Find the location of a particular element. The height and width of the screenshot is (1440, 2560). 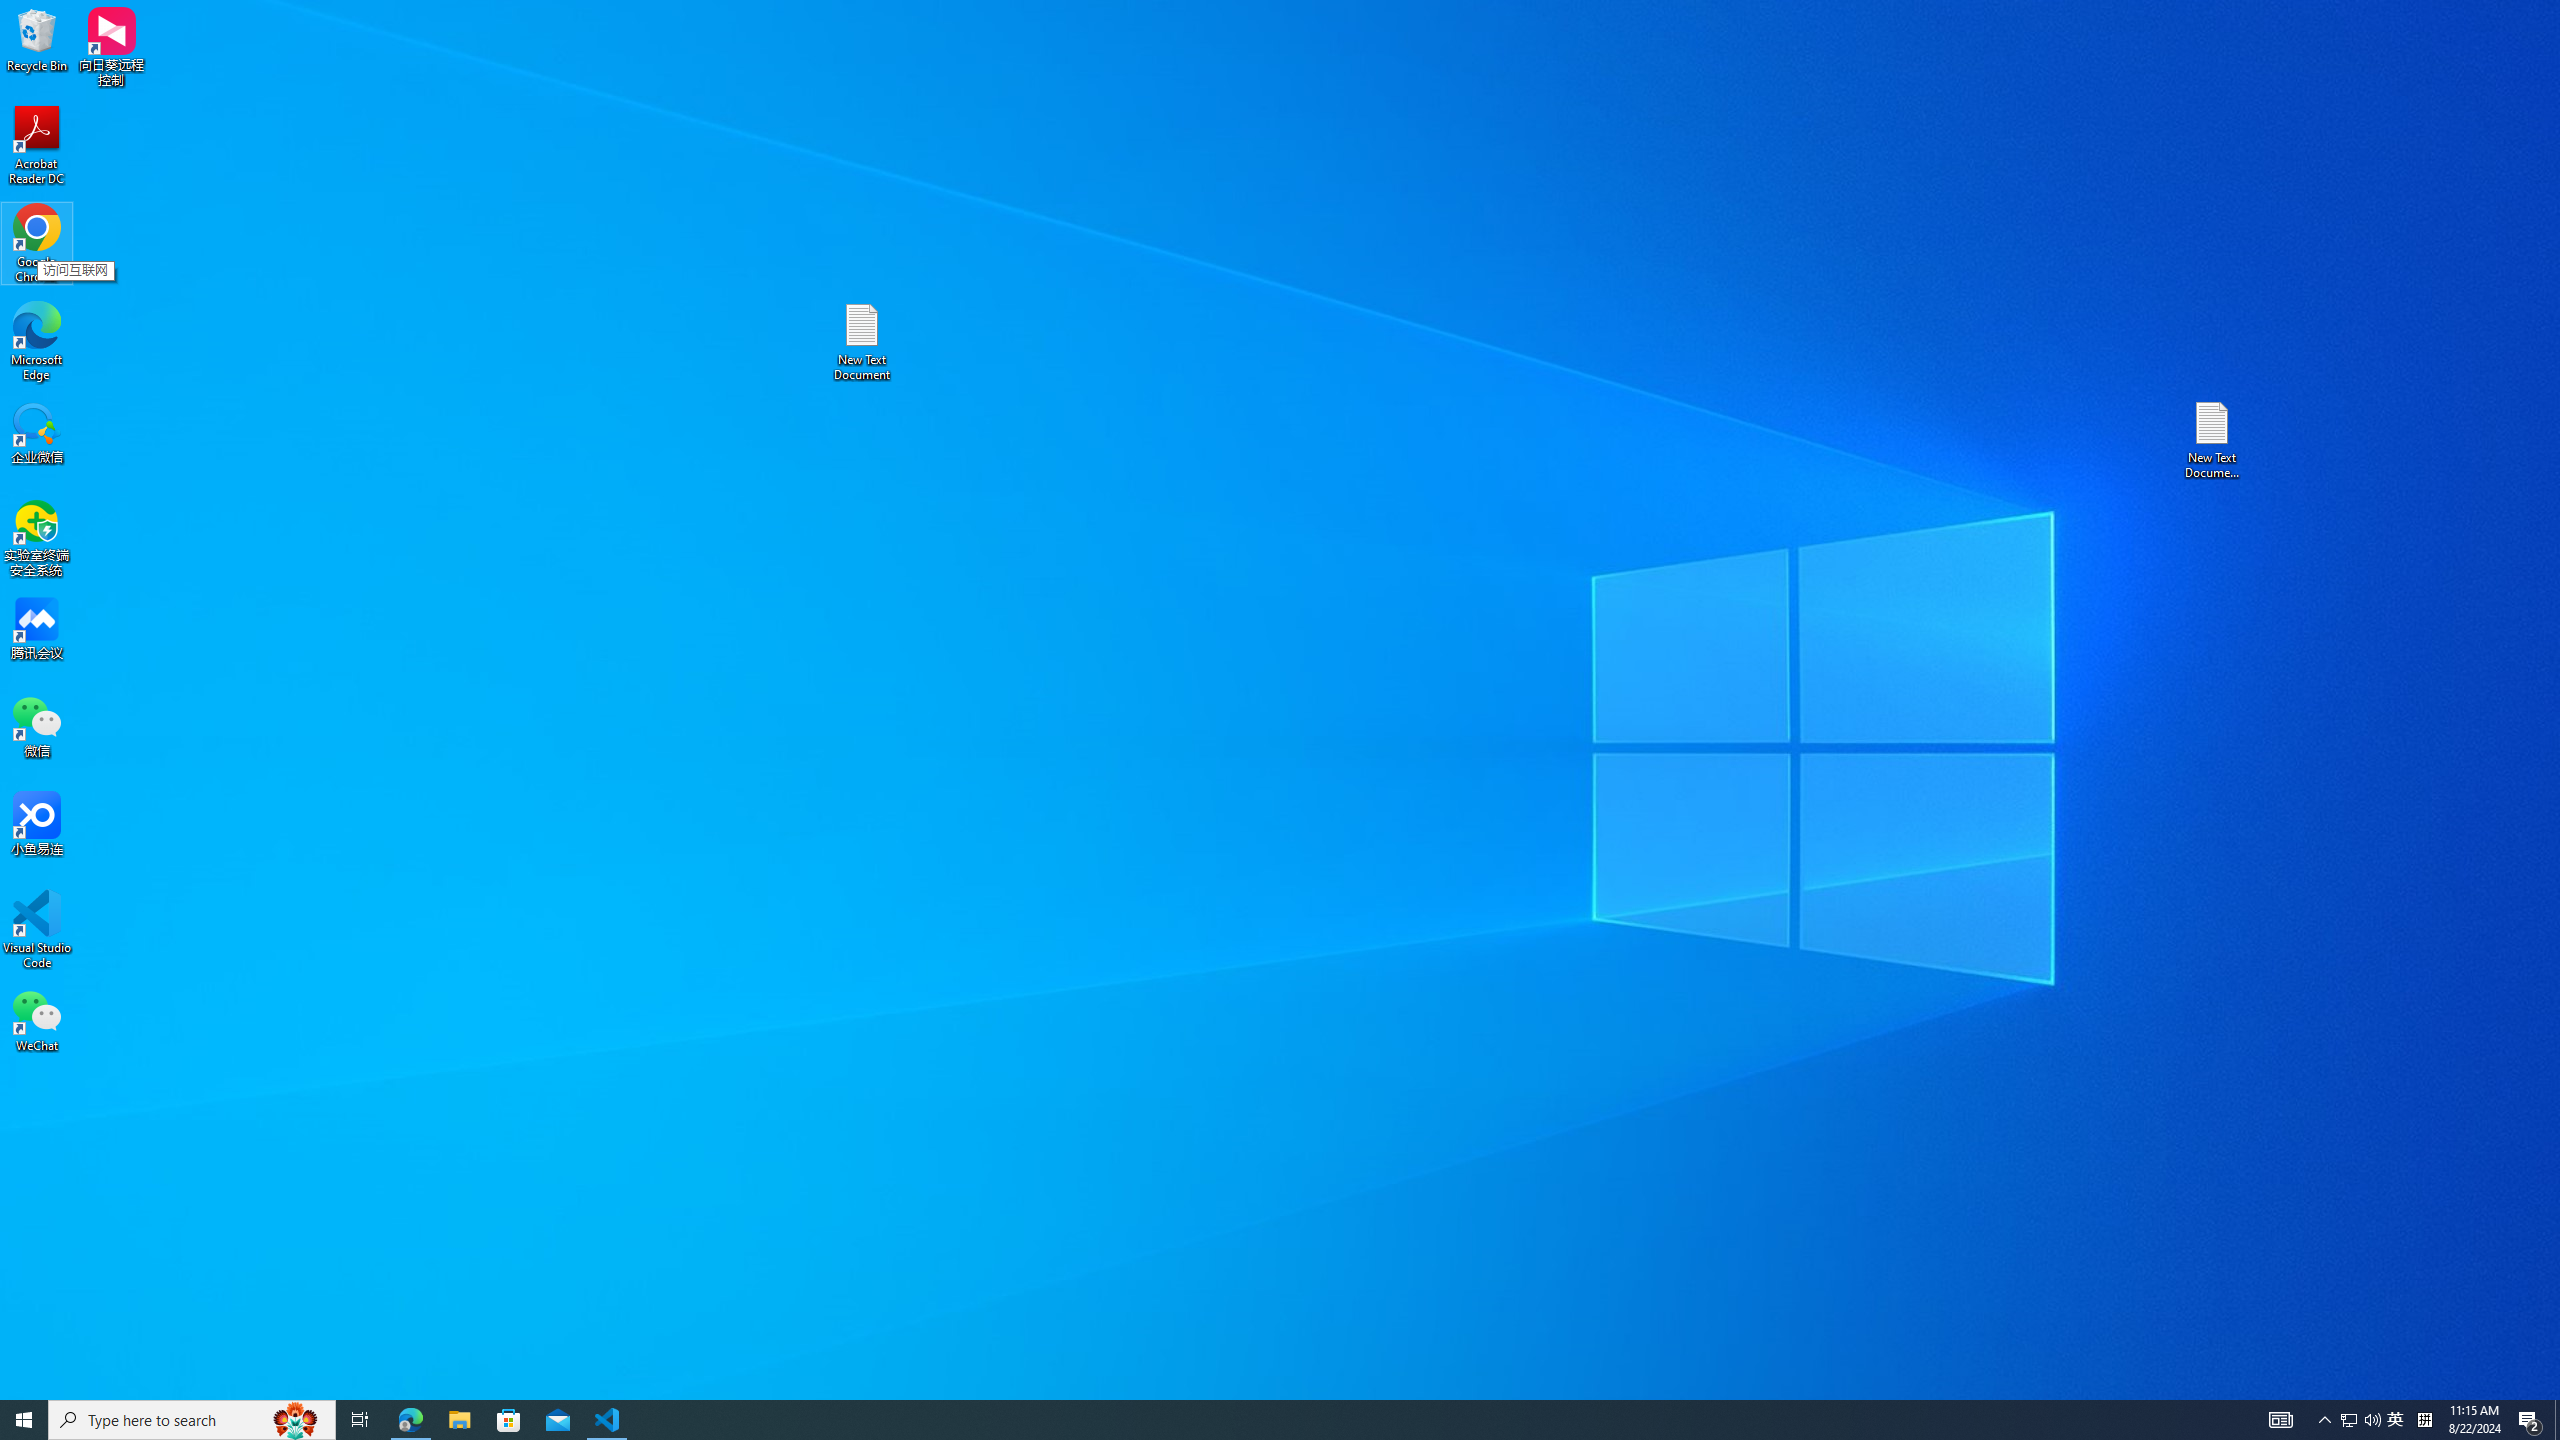

'Visual Studio Code' is located at coordinates (36, 928).